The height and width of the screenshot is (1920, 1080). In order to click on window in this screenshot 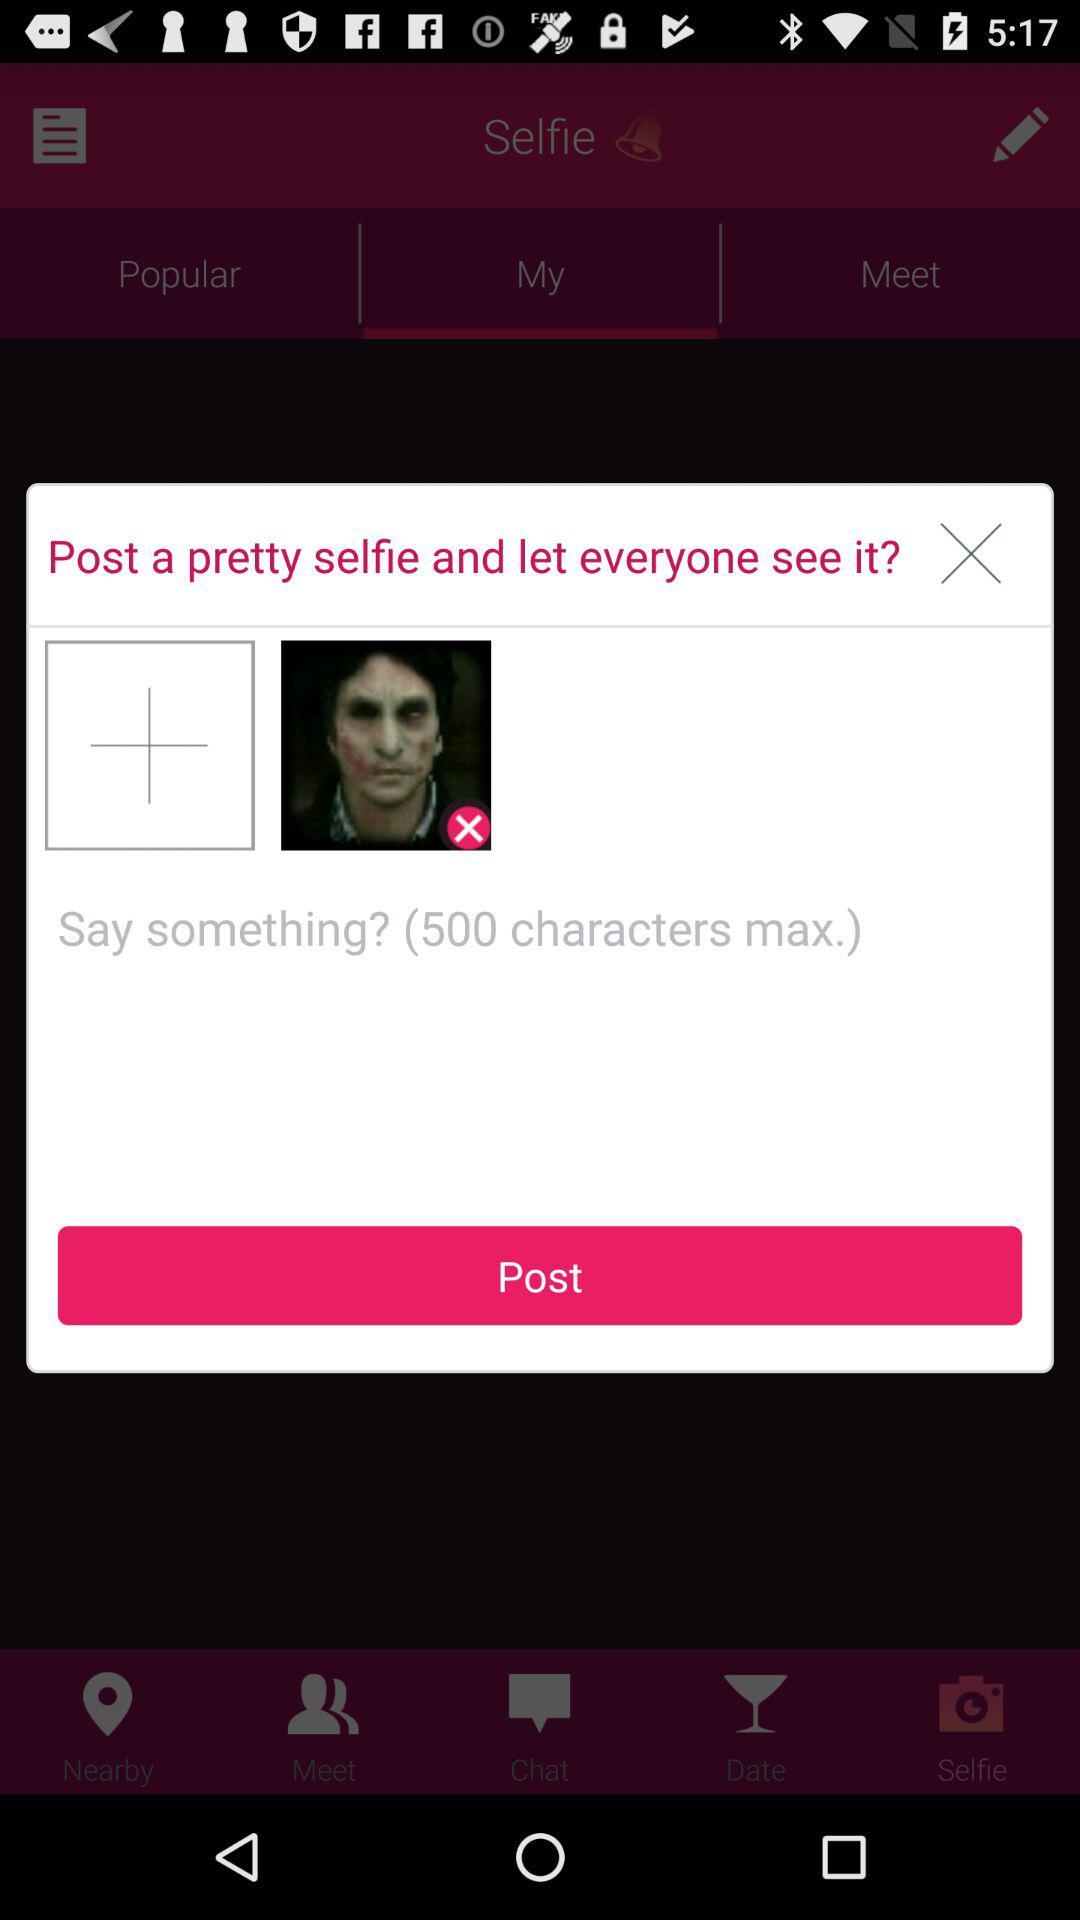, I will do `click(970, 555)`.